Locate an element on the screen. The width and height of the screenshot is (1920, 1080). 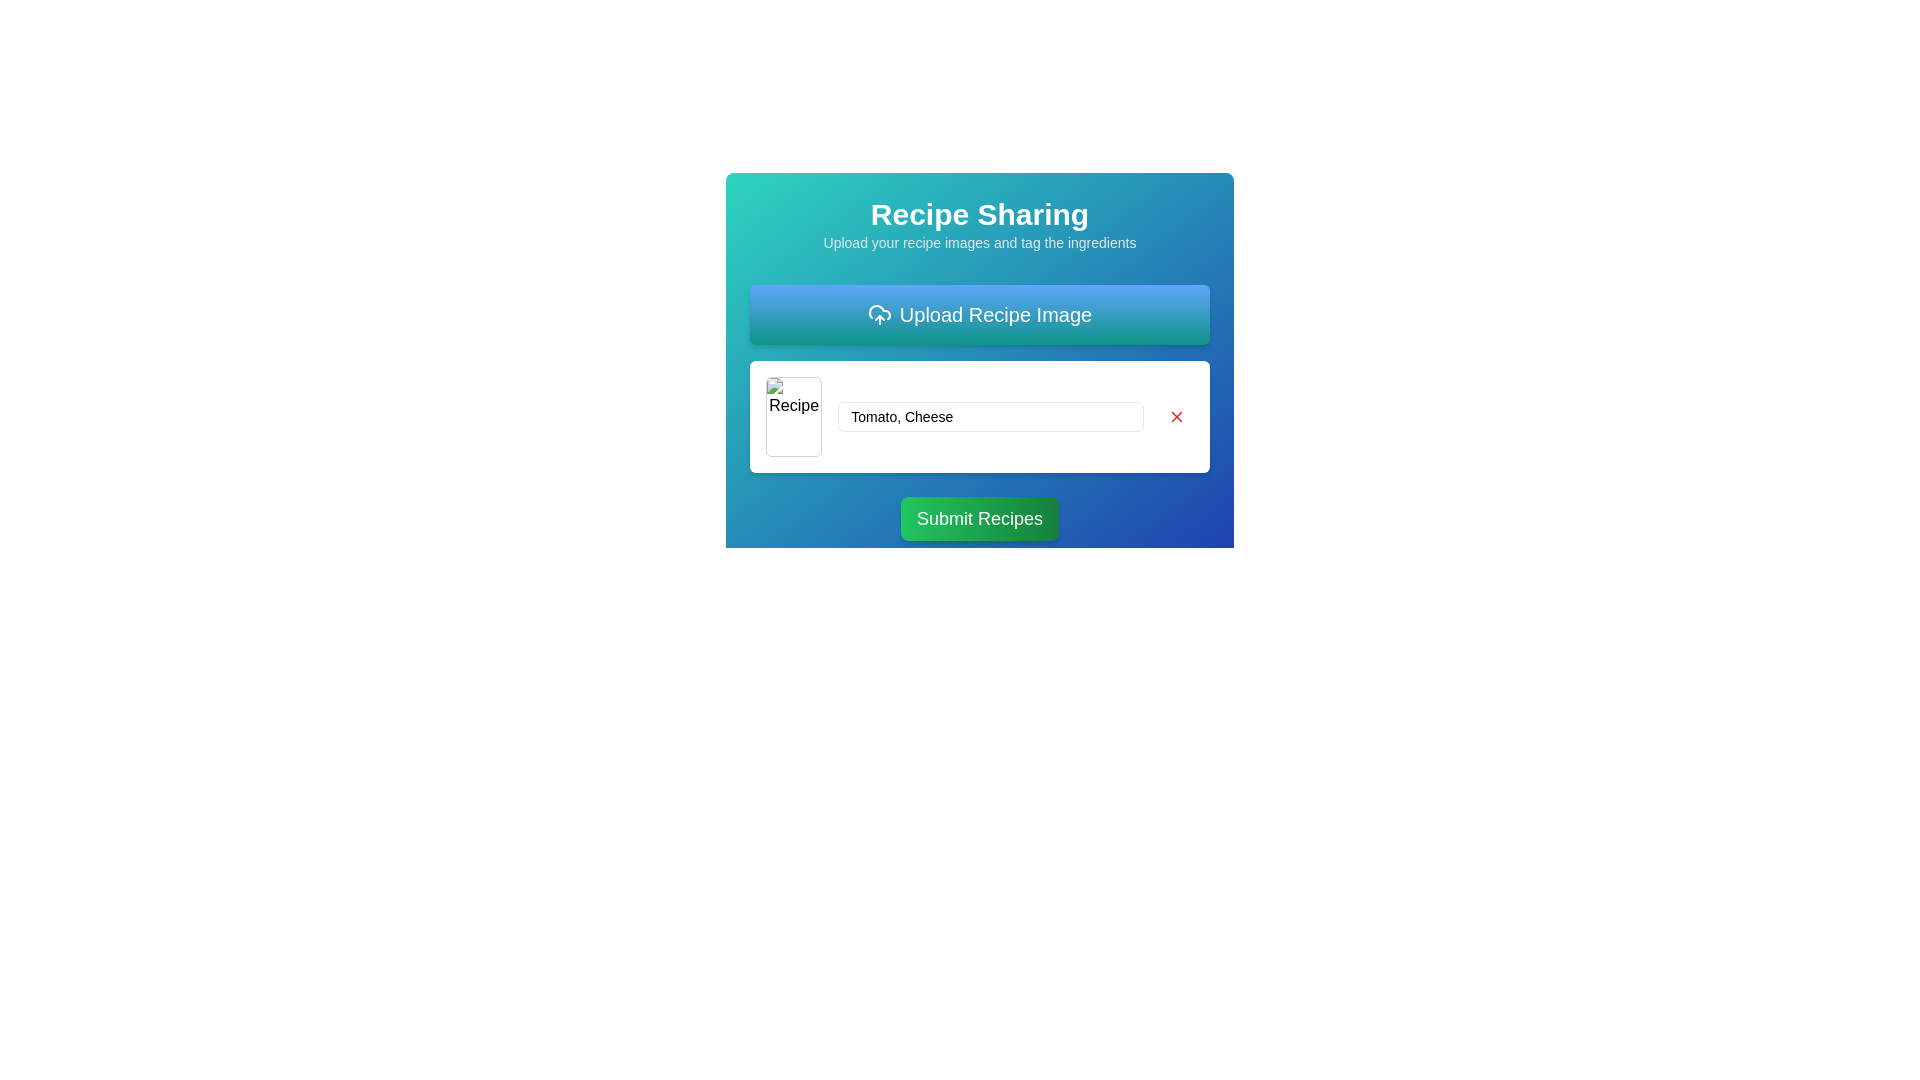
the submit button located below the ingredients text input field is located at coordinates (979, 518).